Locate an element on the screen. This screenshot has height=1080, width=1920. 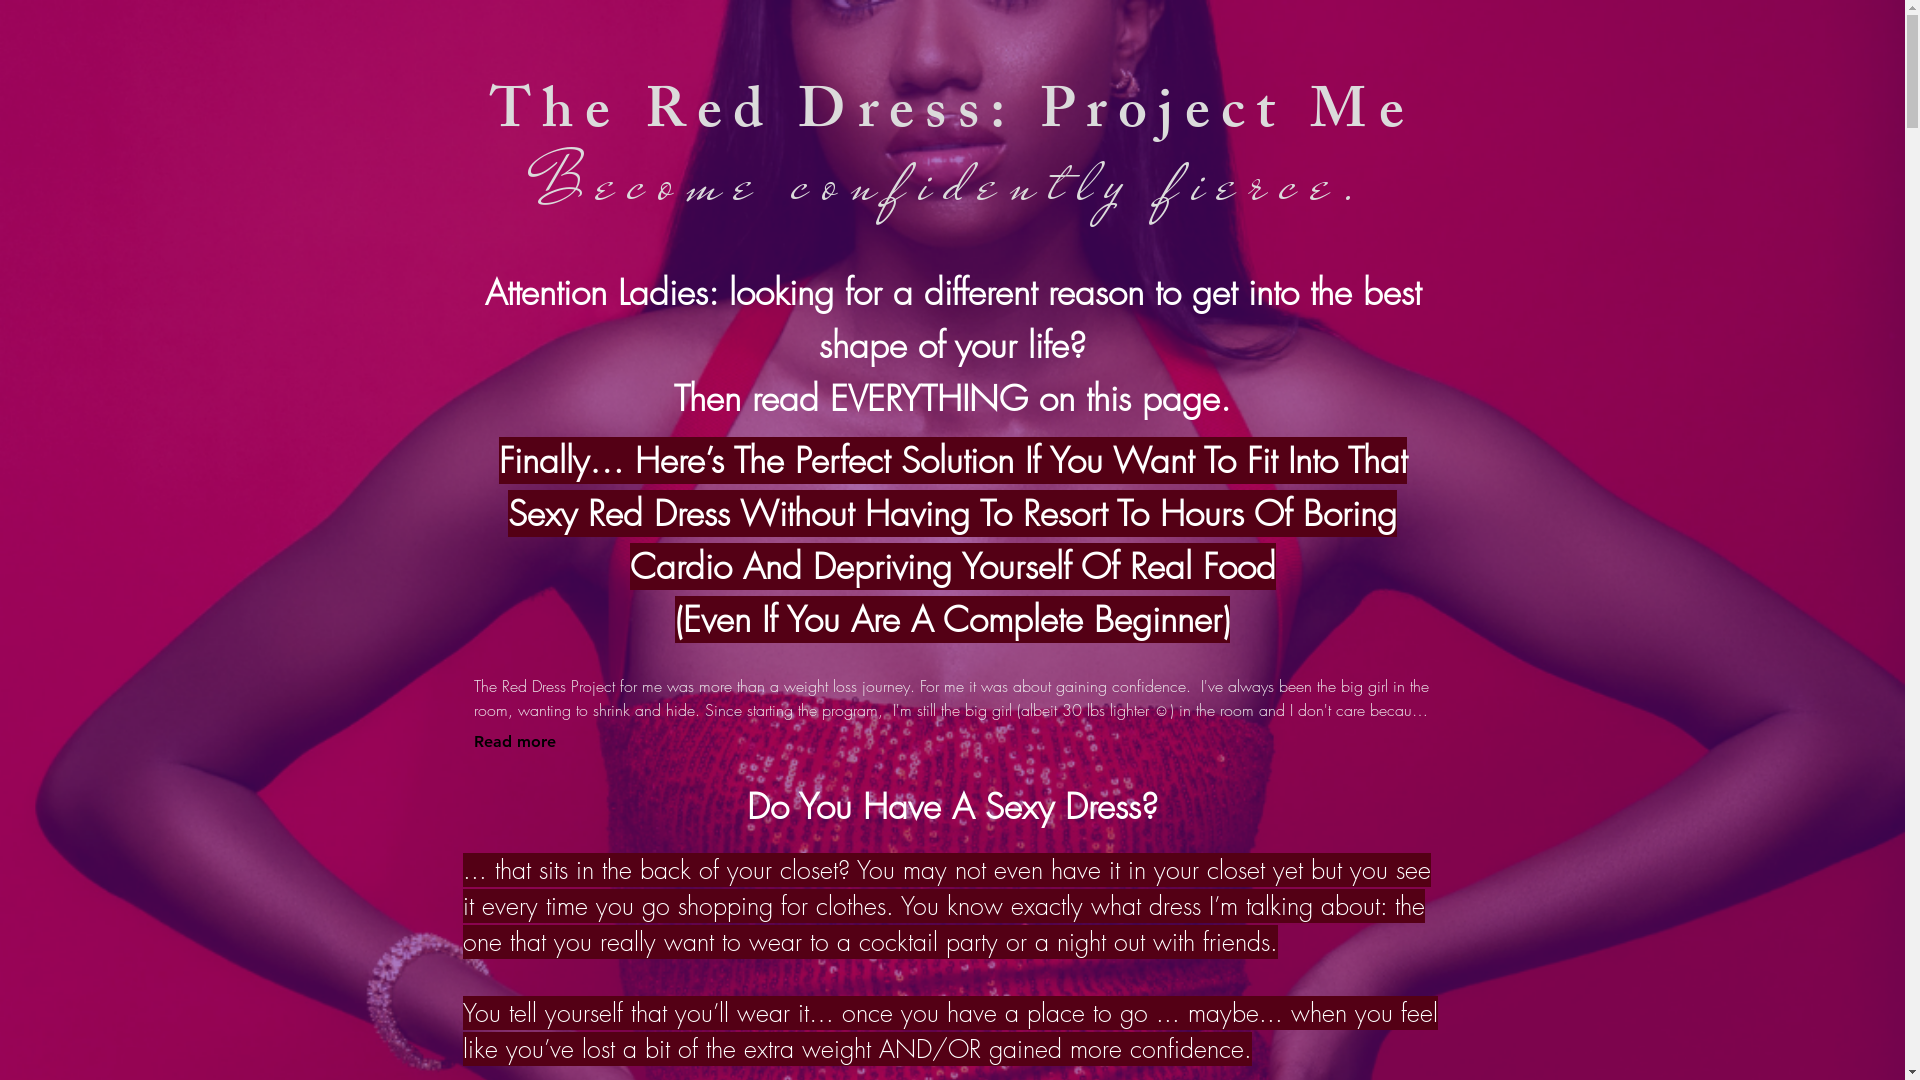
'Read more' is located at coordinates (514, 741).